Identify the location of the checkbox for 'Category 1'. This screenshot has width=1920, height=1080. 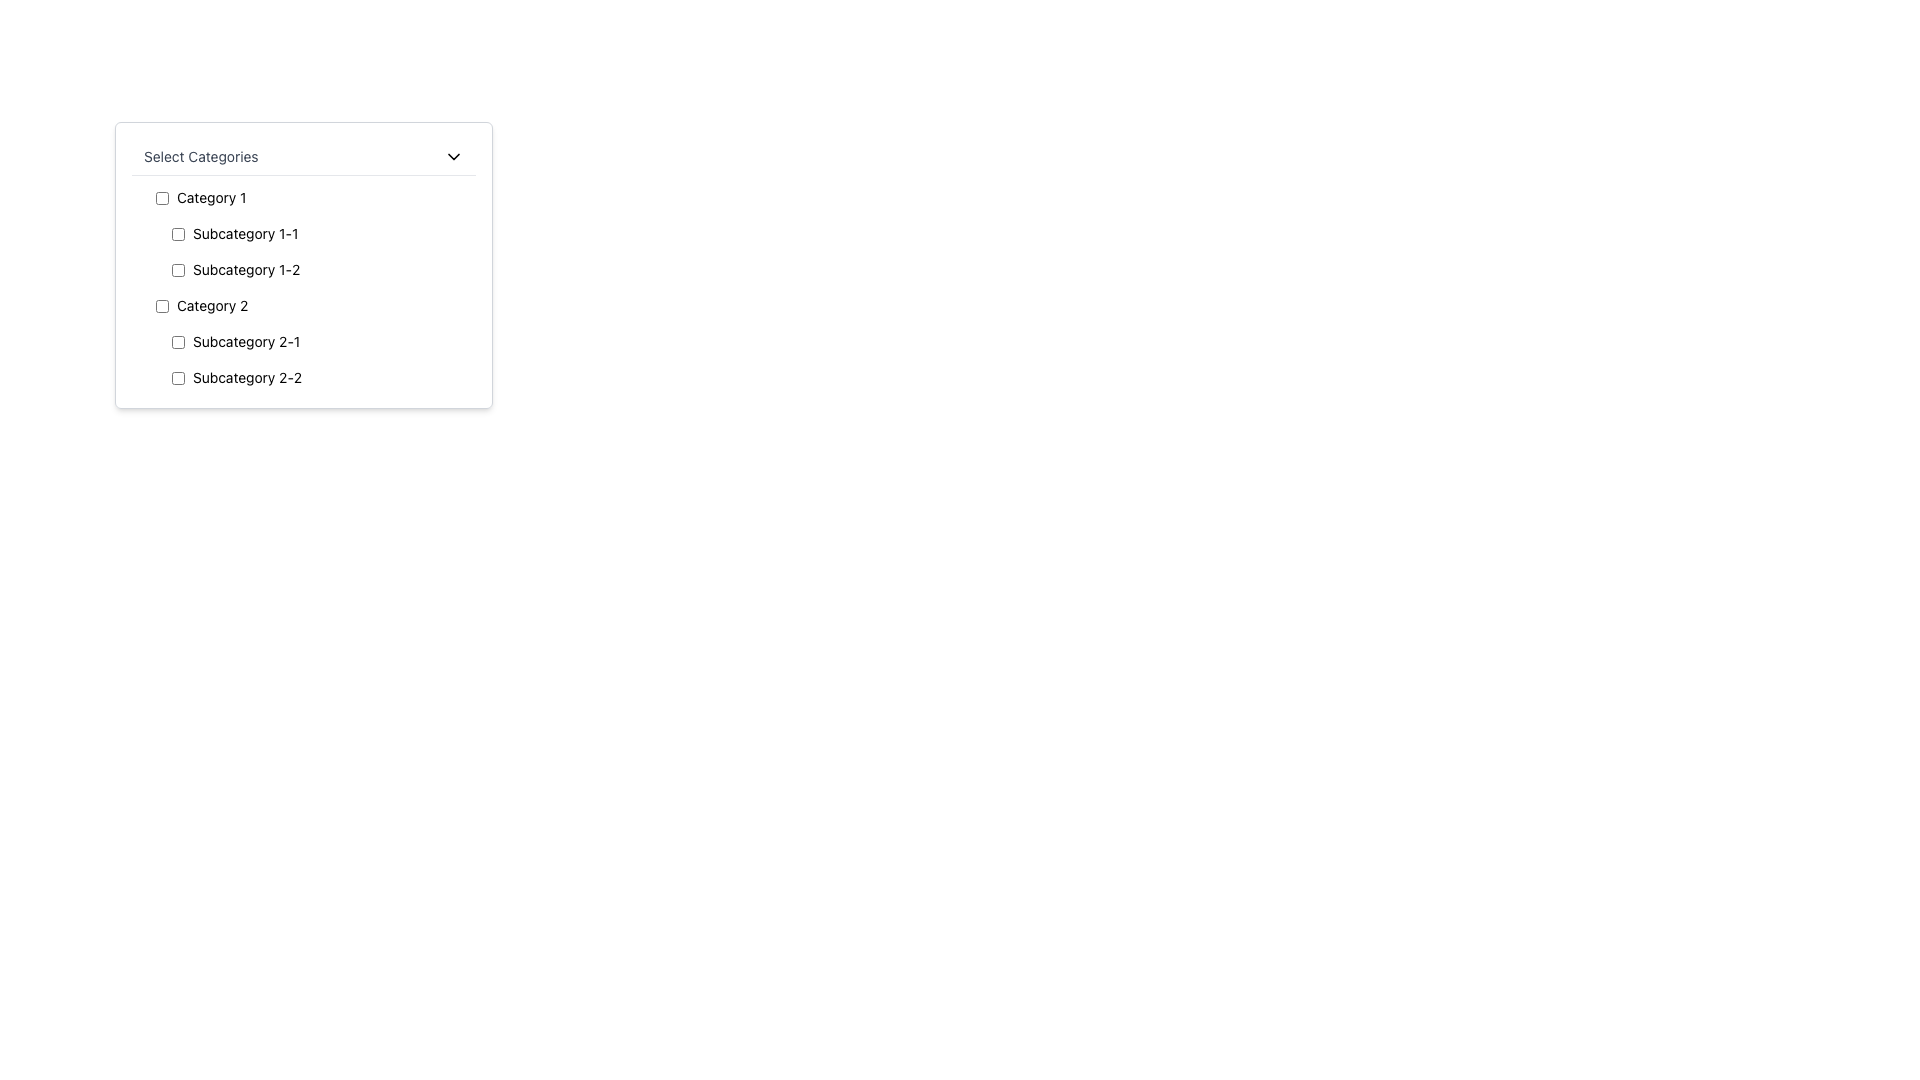
(162, 197).